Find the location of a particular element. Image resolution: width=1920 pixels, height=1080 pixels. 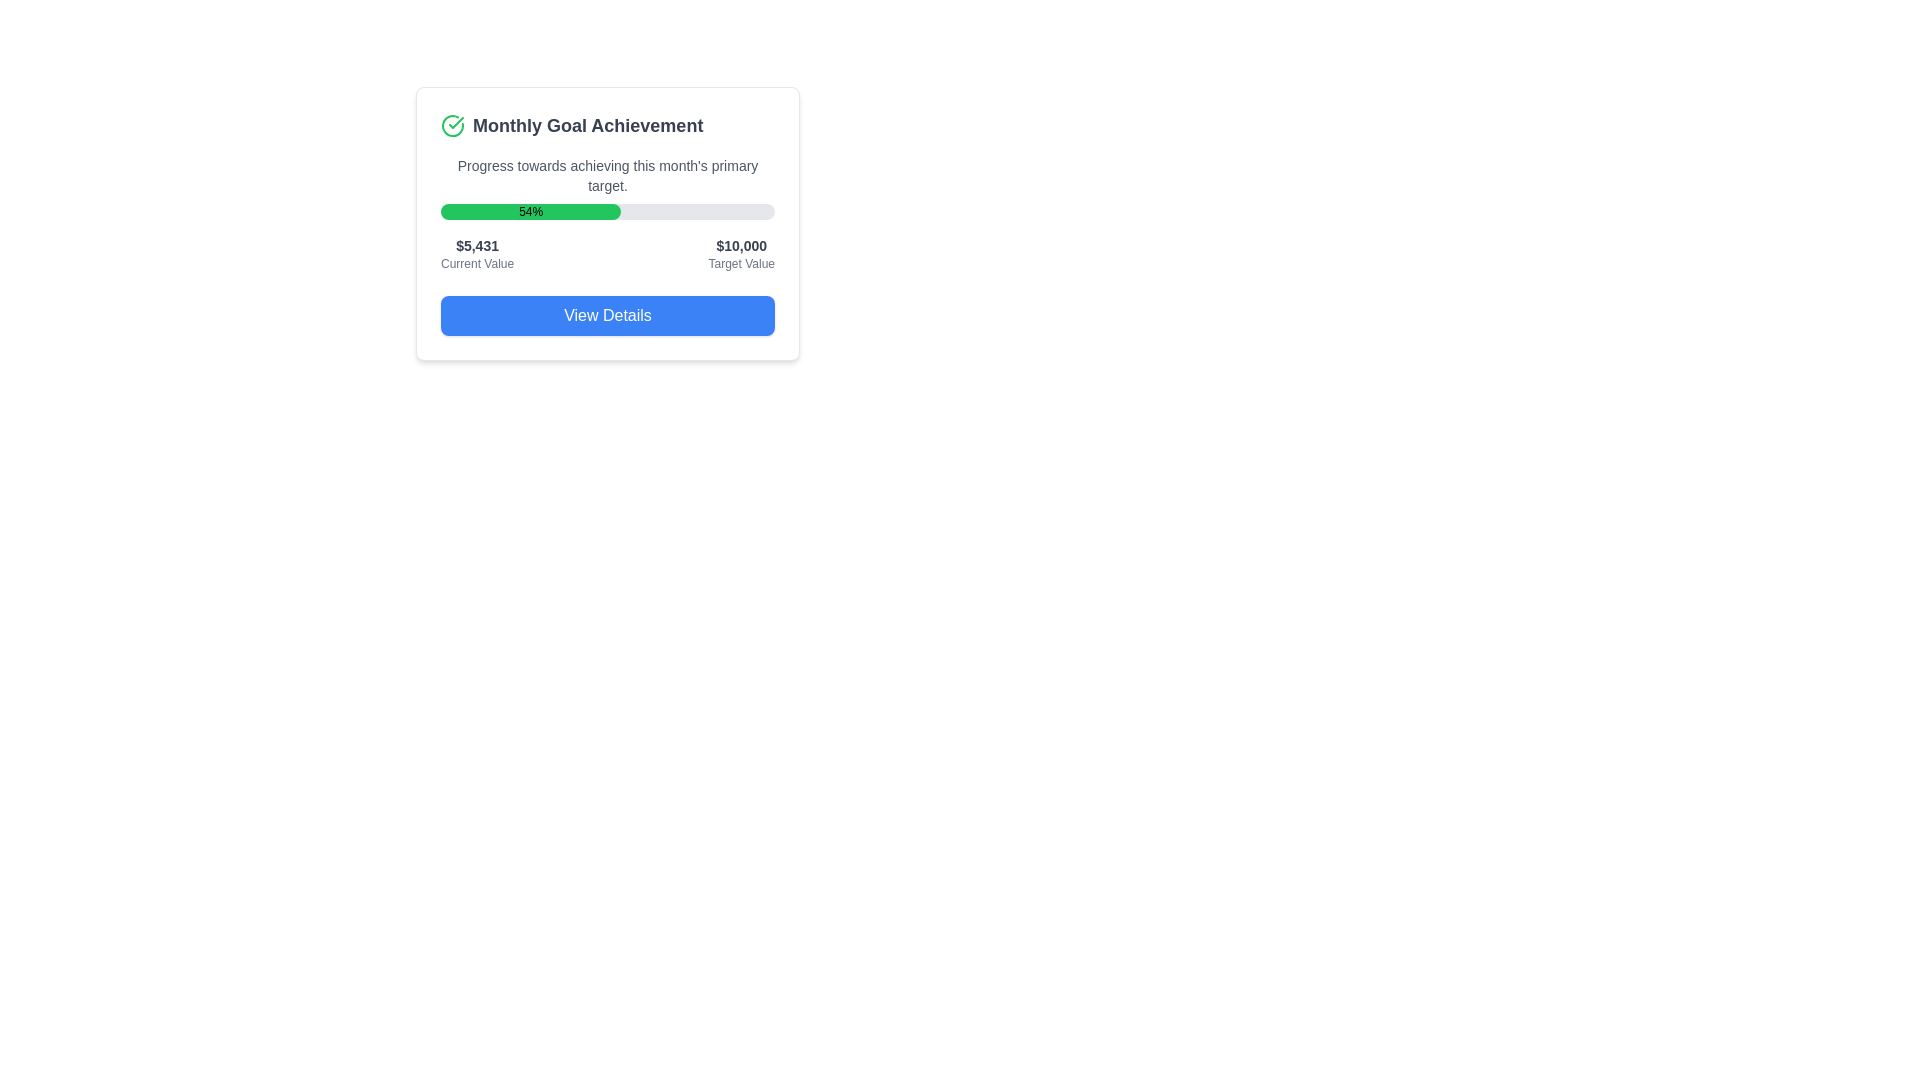

the green check mark graphic indicating successful status within the SVG of the 'Monthly Goal Achievement' card is located at coordinates (455, 123).